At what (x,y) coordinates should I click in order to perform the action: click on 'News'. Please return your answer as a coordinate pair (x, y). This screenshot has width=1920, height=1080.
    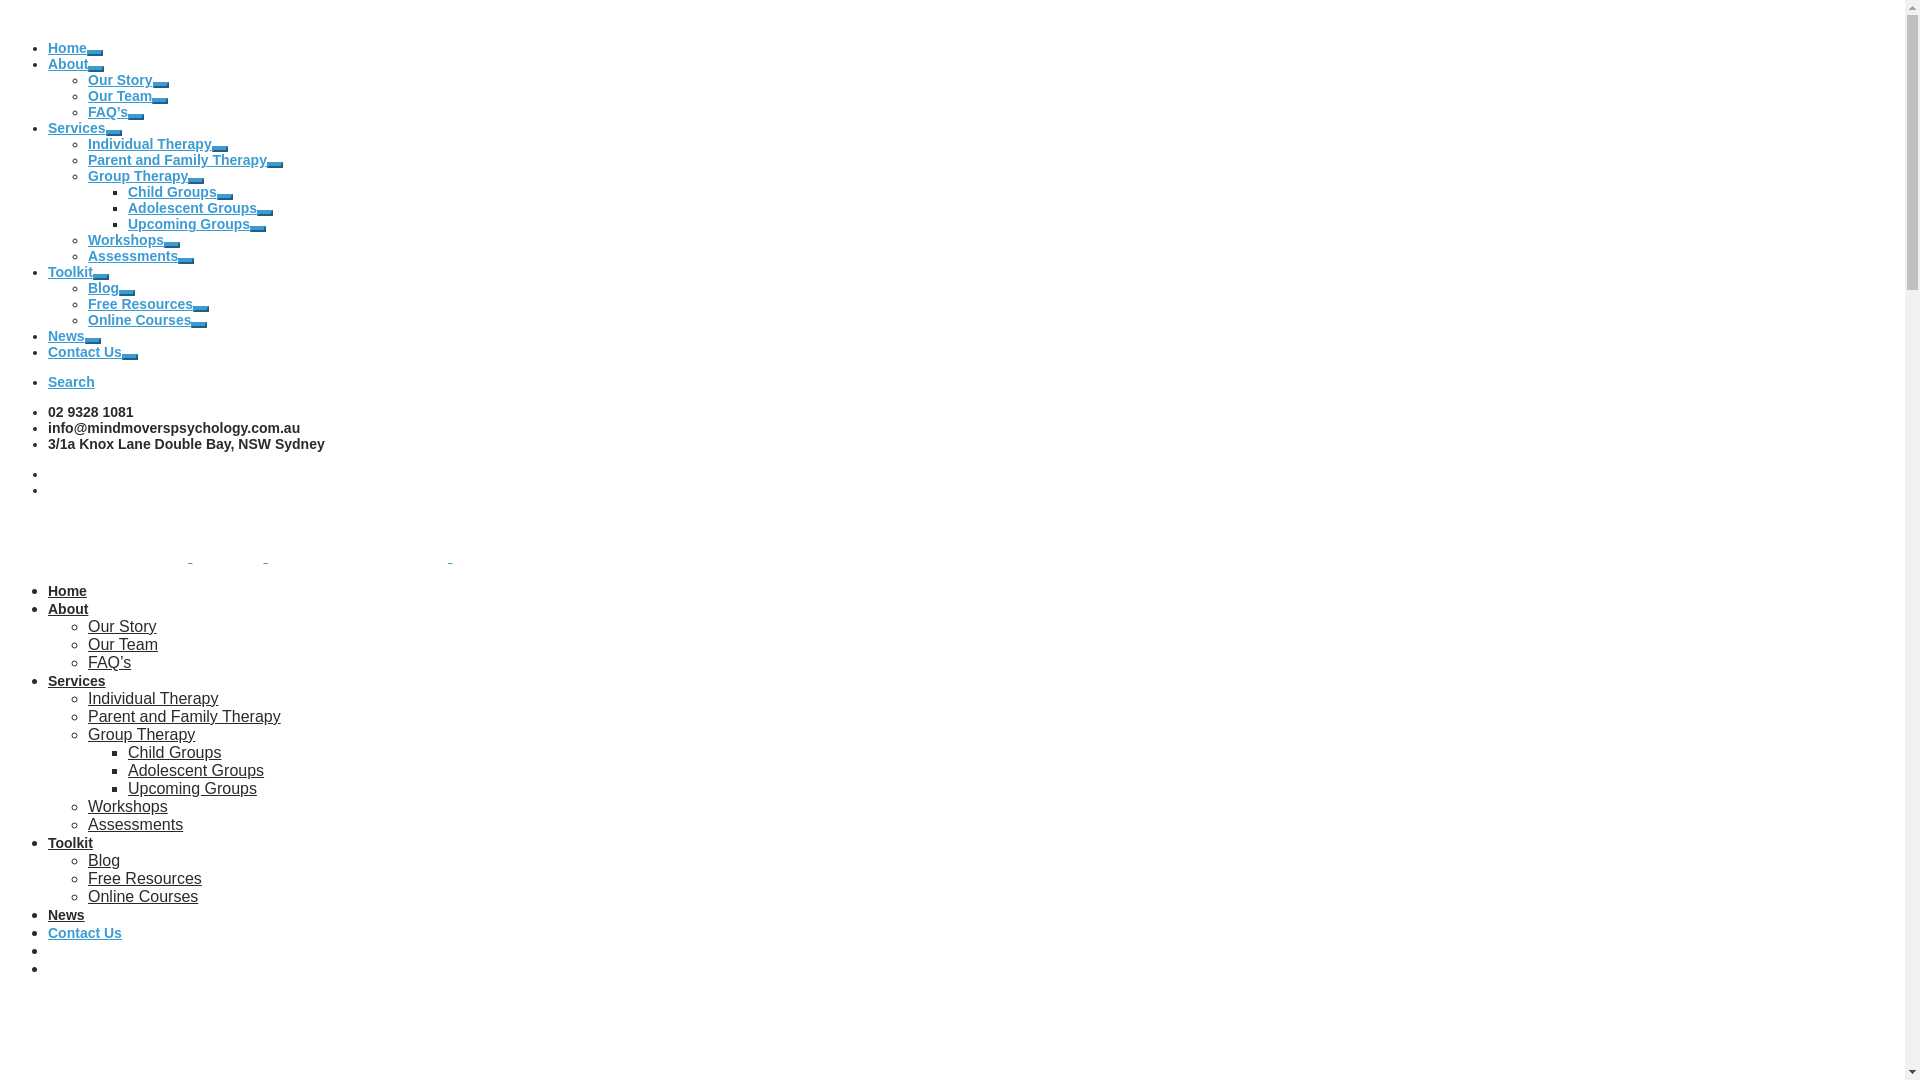
    Looking at the image, I should click on (66, 914).